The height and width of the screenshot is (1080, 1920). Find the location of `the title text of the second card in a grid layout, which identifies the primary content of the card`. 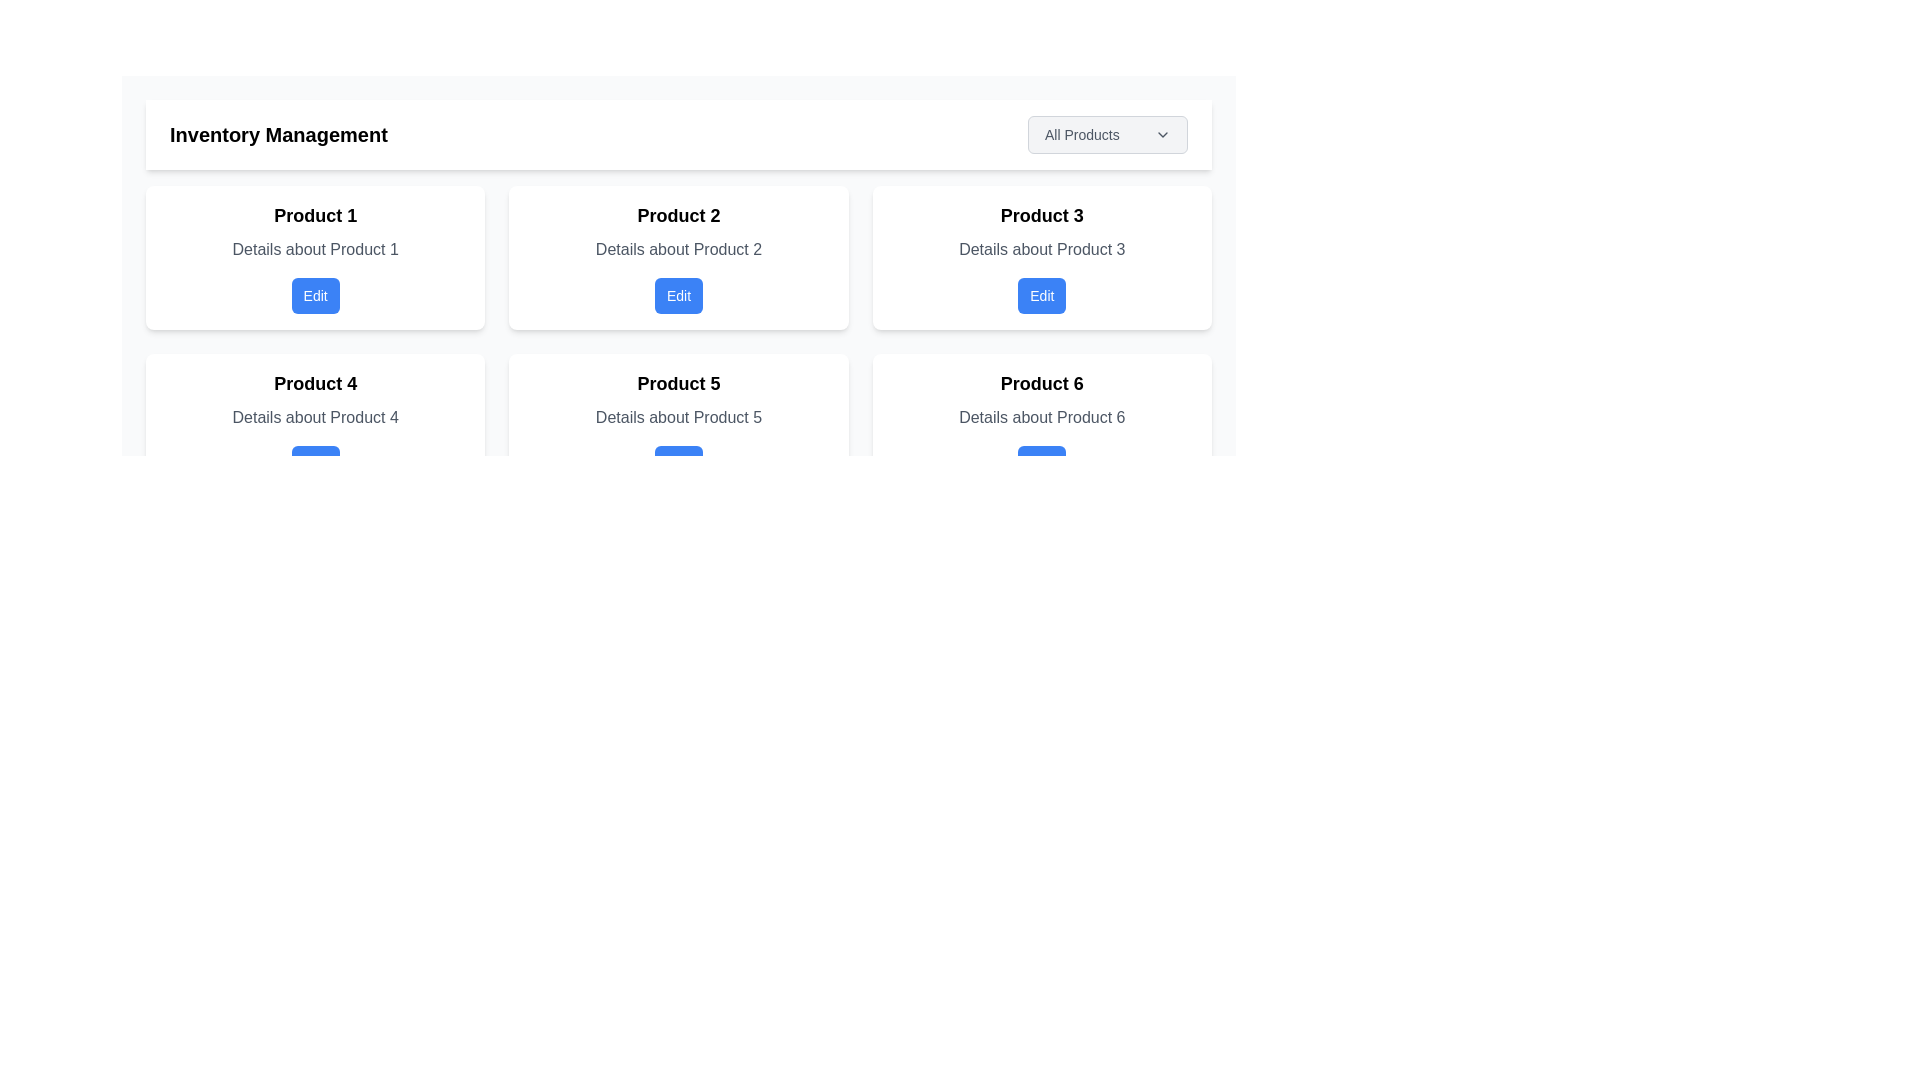

the title text of the second card in a grid layout, which identifies the primary content of the card is located at coordinates (678, 216).